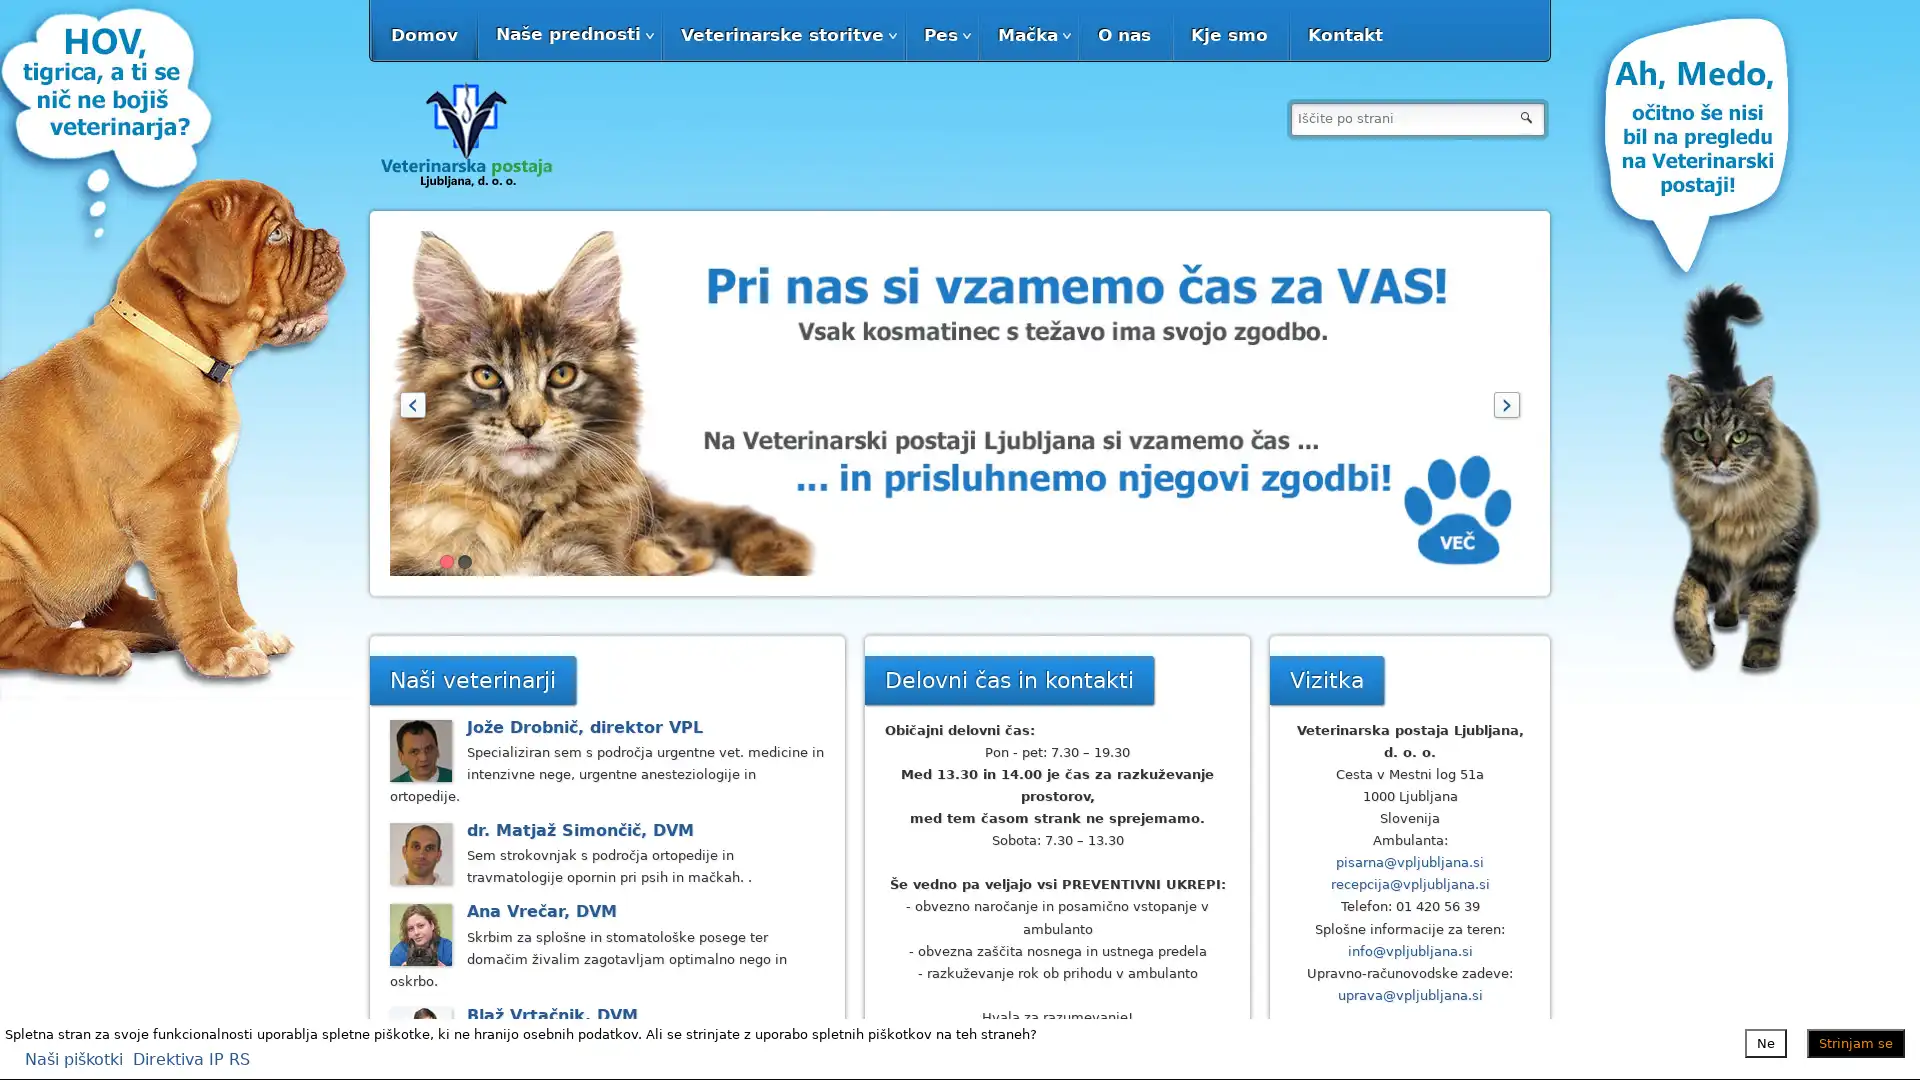 The image size is (1920, 1080). Describe the element at coordinates (1855, 1041) in the screenshot. I see `Strinjam se` at that location.